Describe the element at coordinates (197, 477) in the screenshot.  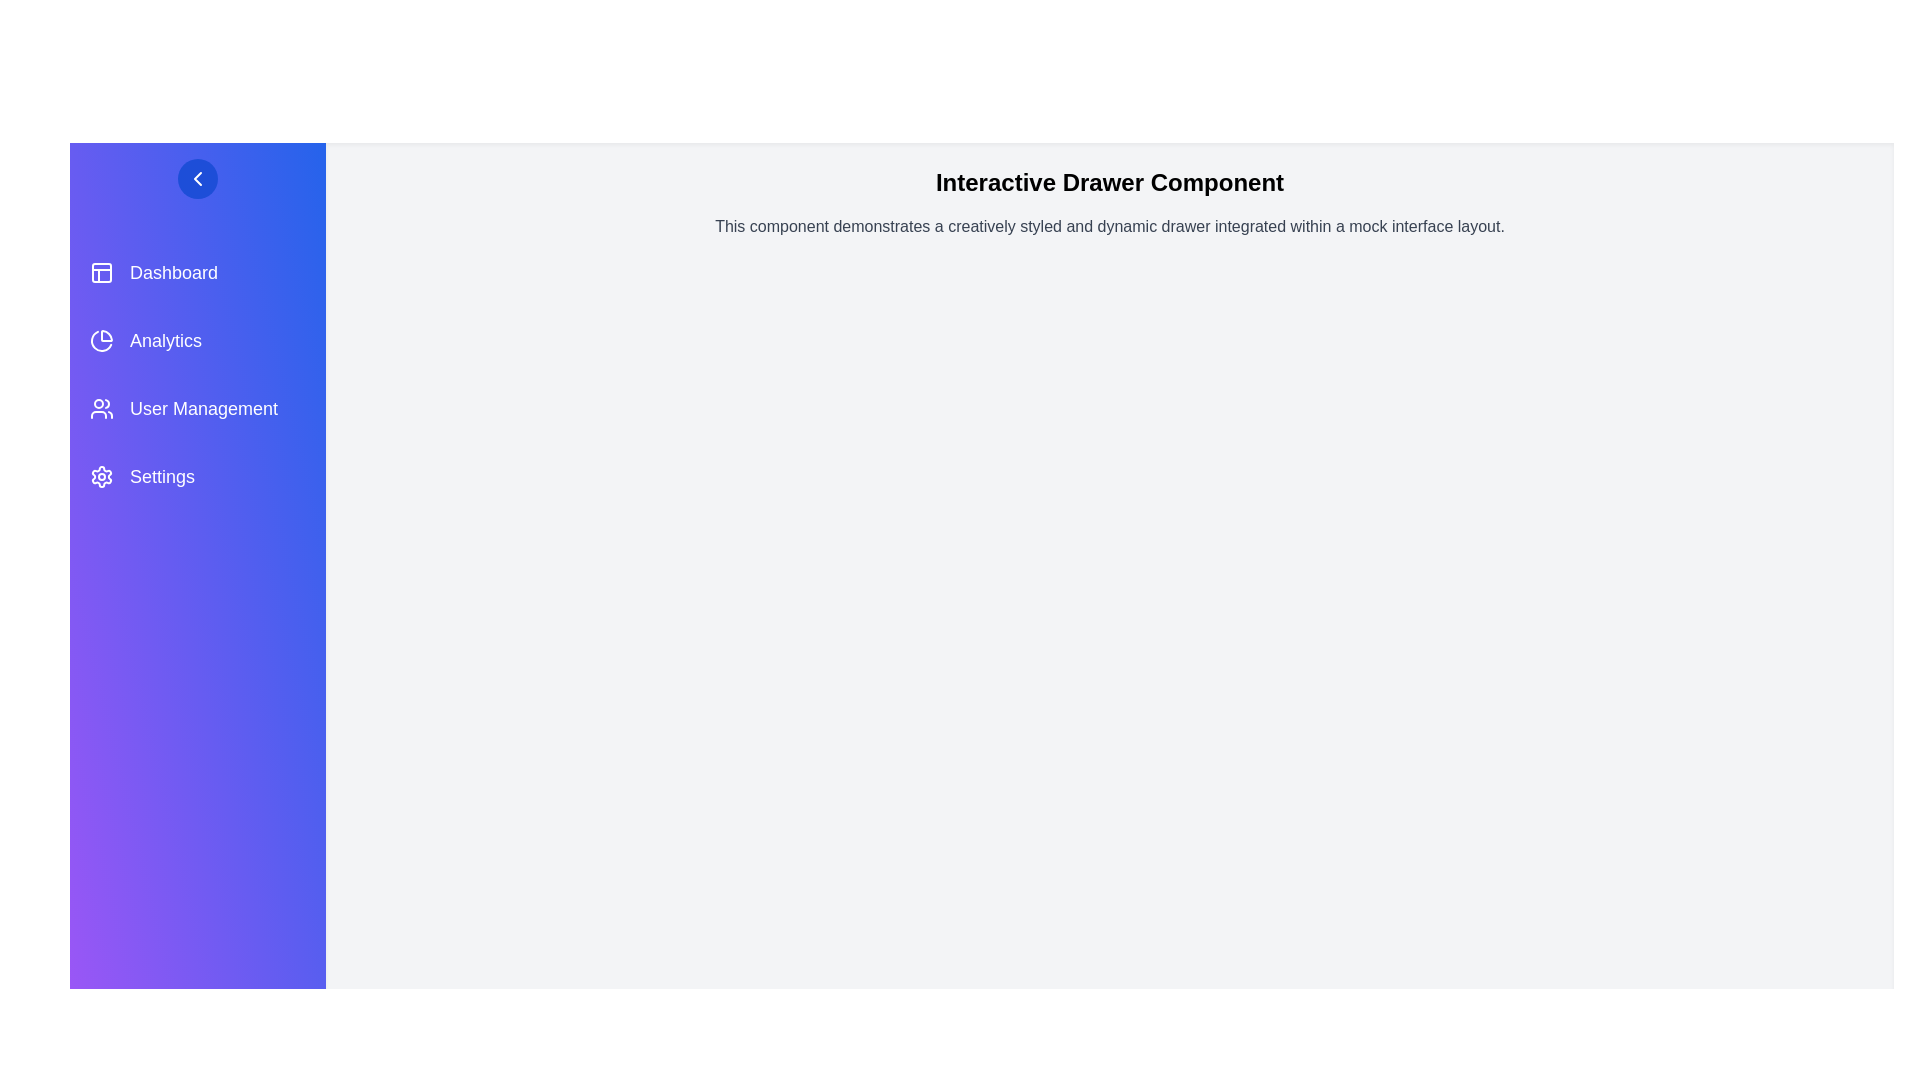
I see `the menu item Settings to trigger its hover effect` at that location.